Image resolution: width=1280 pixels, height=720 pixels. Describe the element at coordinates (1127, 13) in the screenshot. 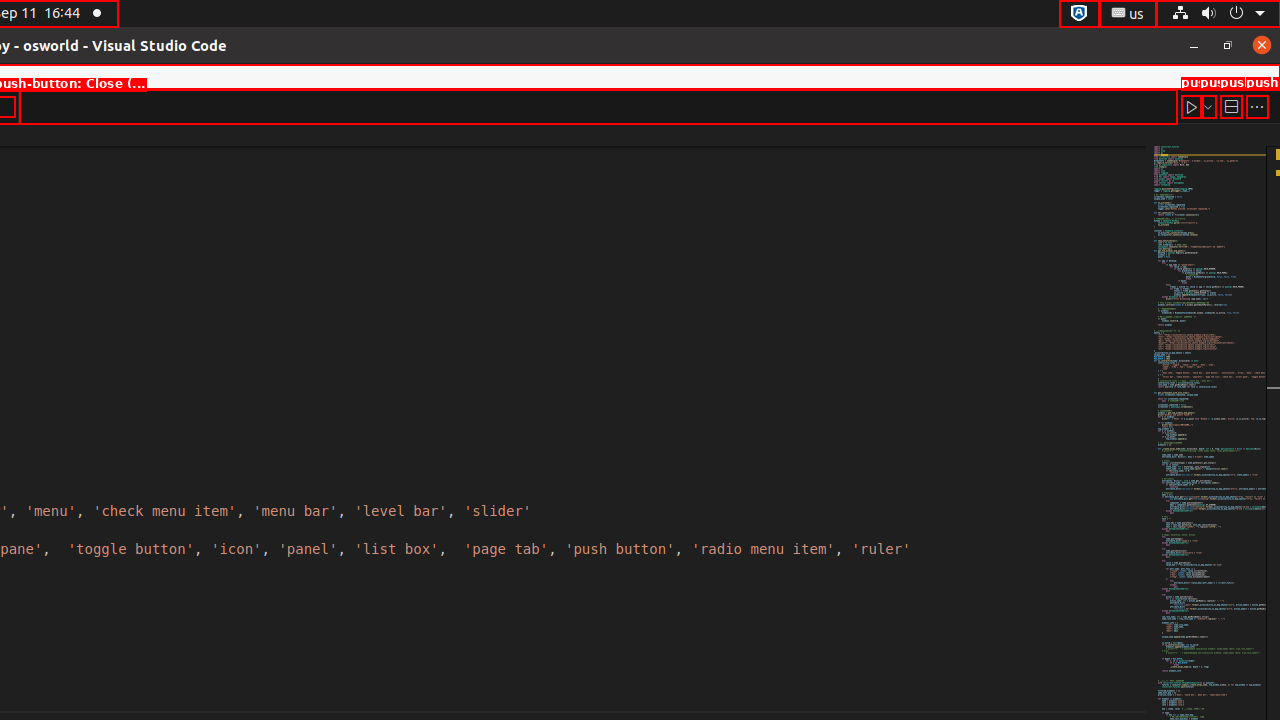

I see `':1.21/StatusNotifierItem'` at that location.